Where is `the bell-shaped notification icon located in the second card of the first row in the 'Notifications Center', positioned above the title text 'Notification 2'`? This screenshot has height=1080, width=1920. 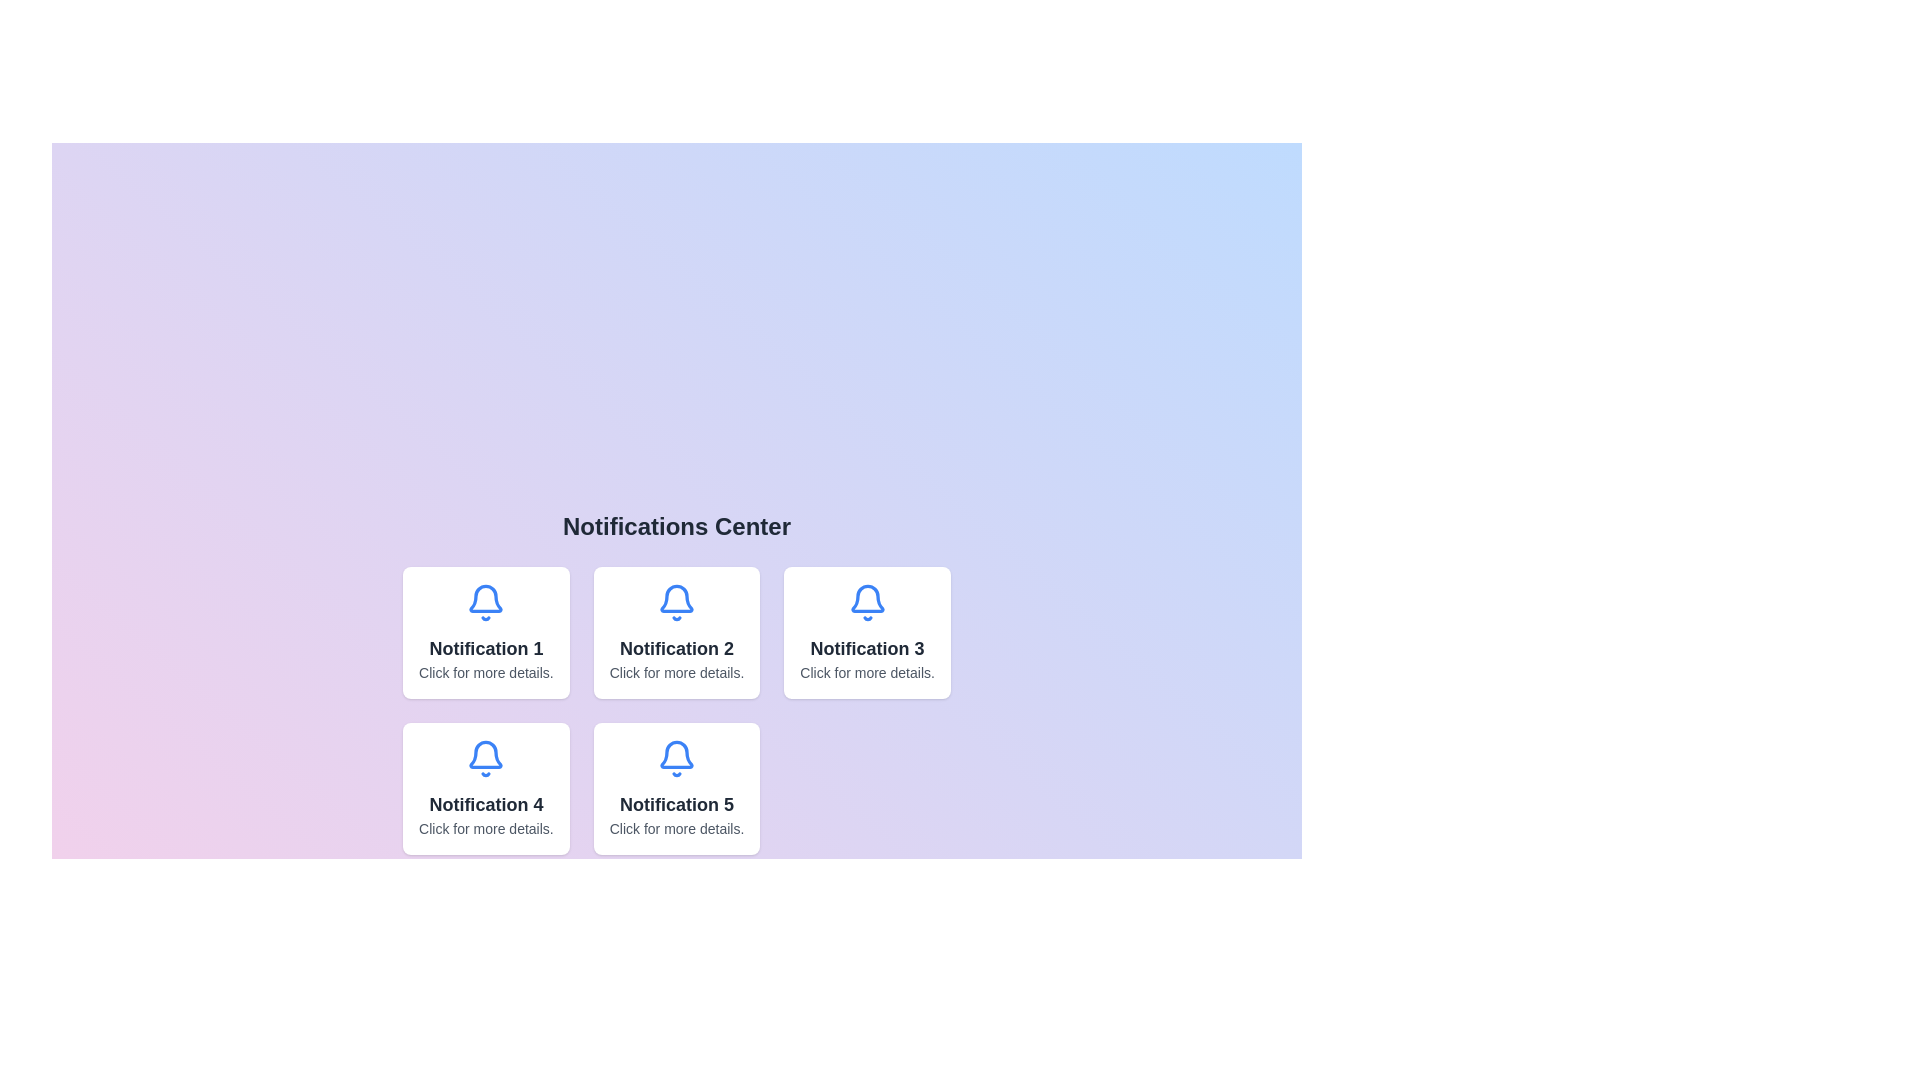
the bell-shaped notification icon located in the second card of the first row in the 'Notifications Center', positioned above the title text 'Notification 2' is located at coordinates (676, 601).